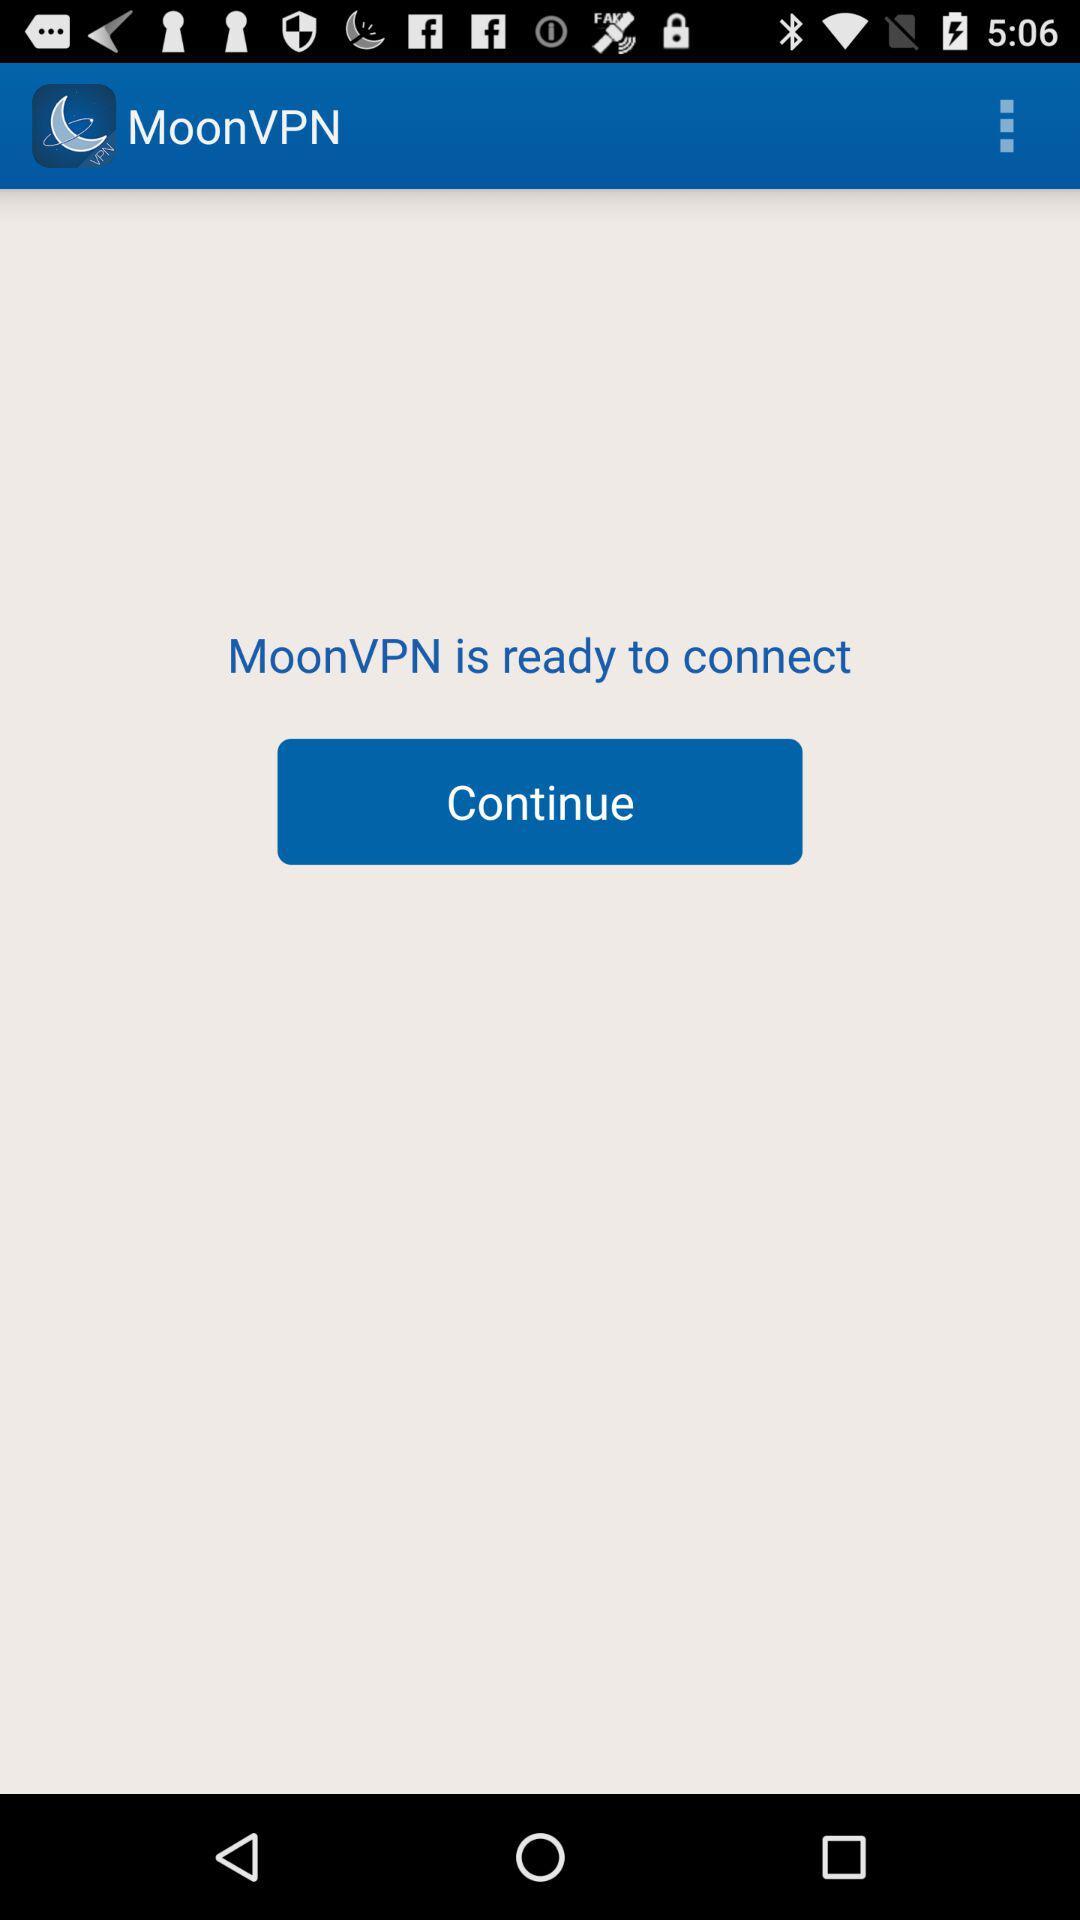 Image resolution: width=1080 pixels, height=1920 pixels. Describe the element at coordinates (540, 801) in the screenshot. I see `icon below the moonvpn is ready item` at that location.